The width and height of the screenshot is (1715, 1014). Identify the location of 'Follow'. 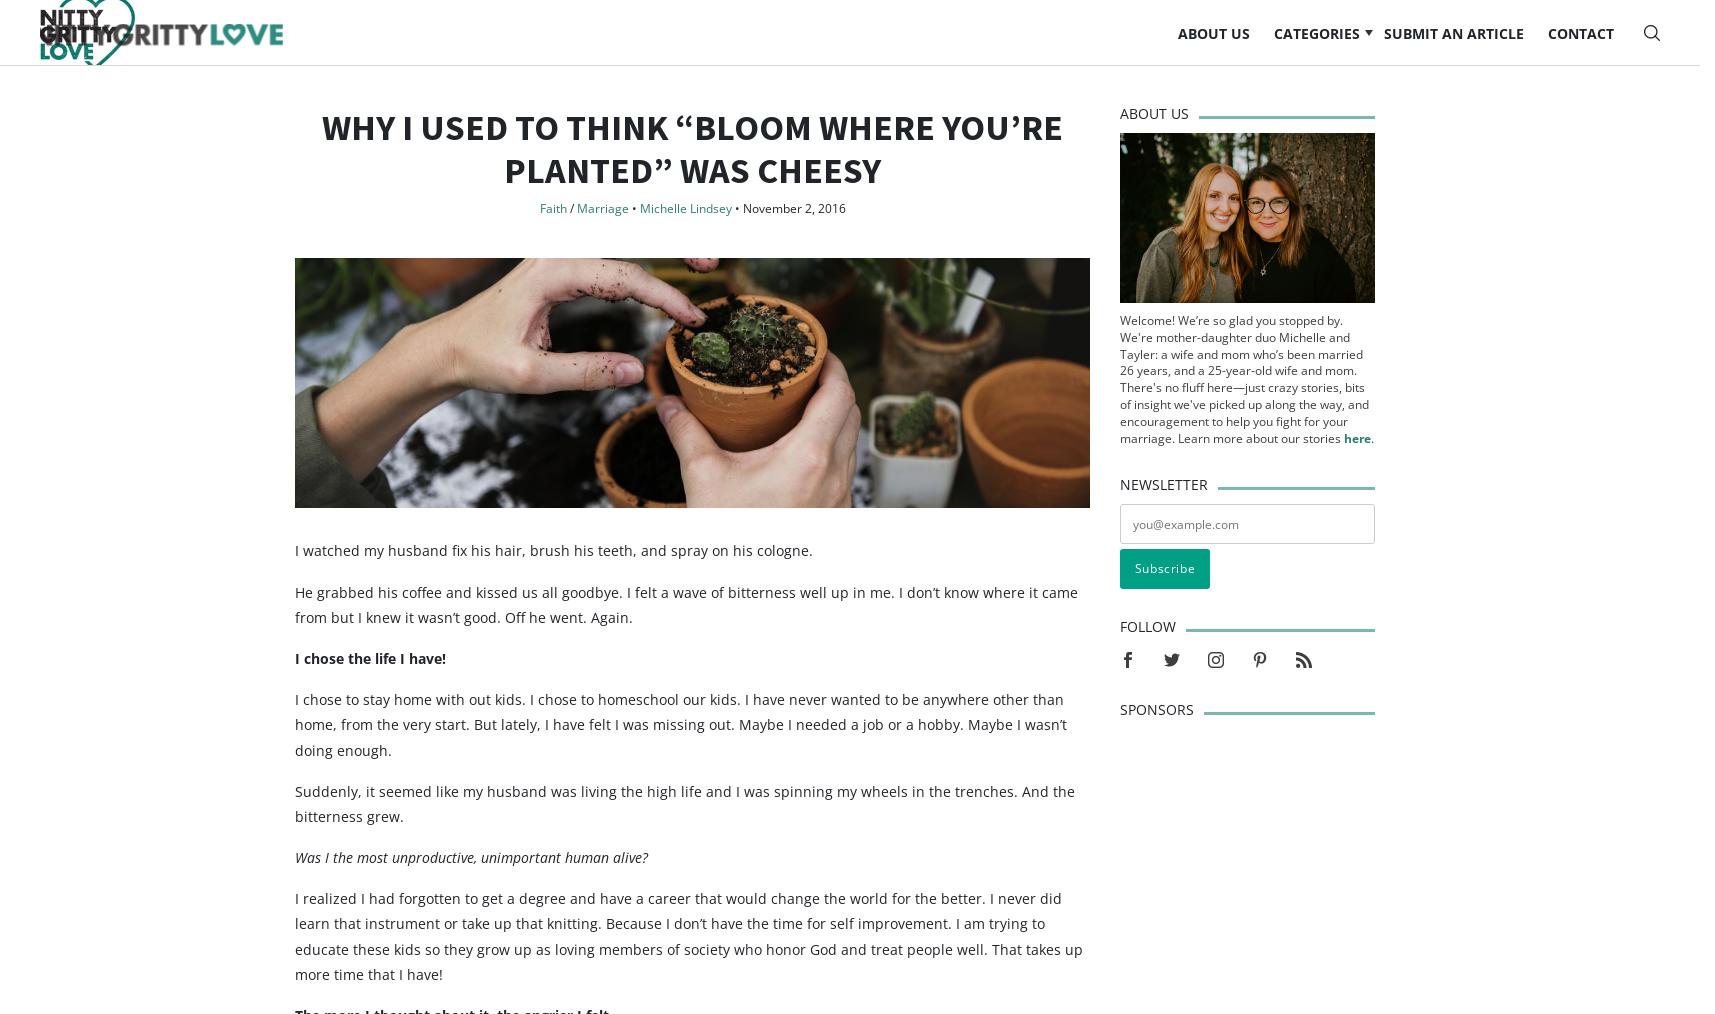
(1148, 665).